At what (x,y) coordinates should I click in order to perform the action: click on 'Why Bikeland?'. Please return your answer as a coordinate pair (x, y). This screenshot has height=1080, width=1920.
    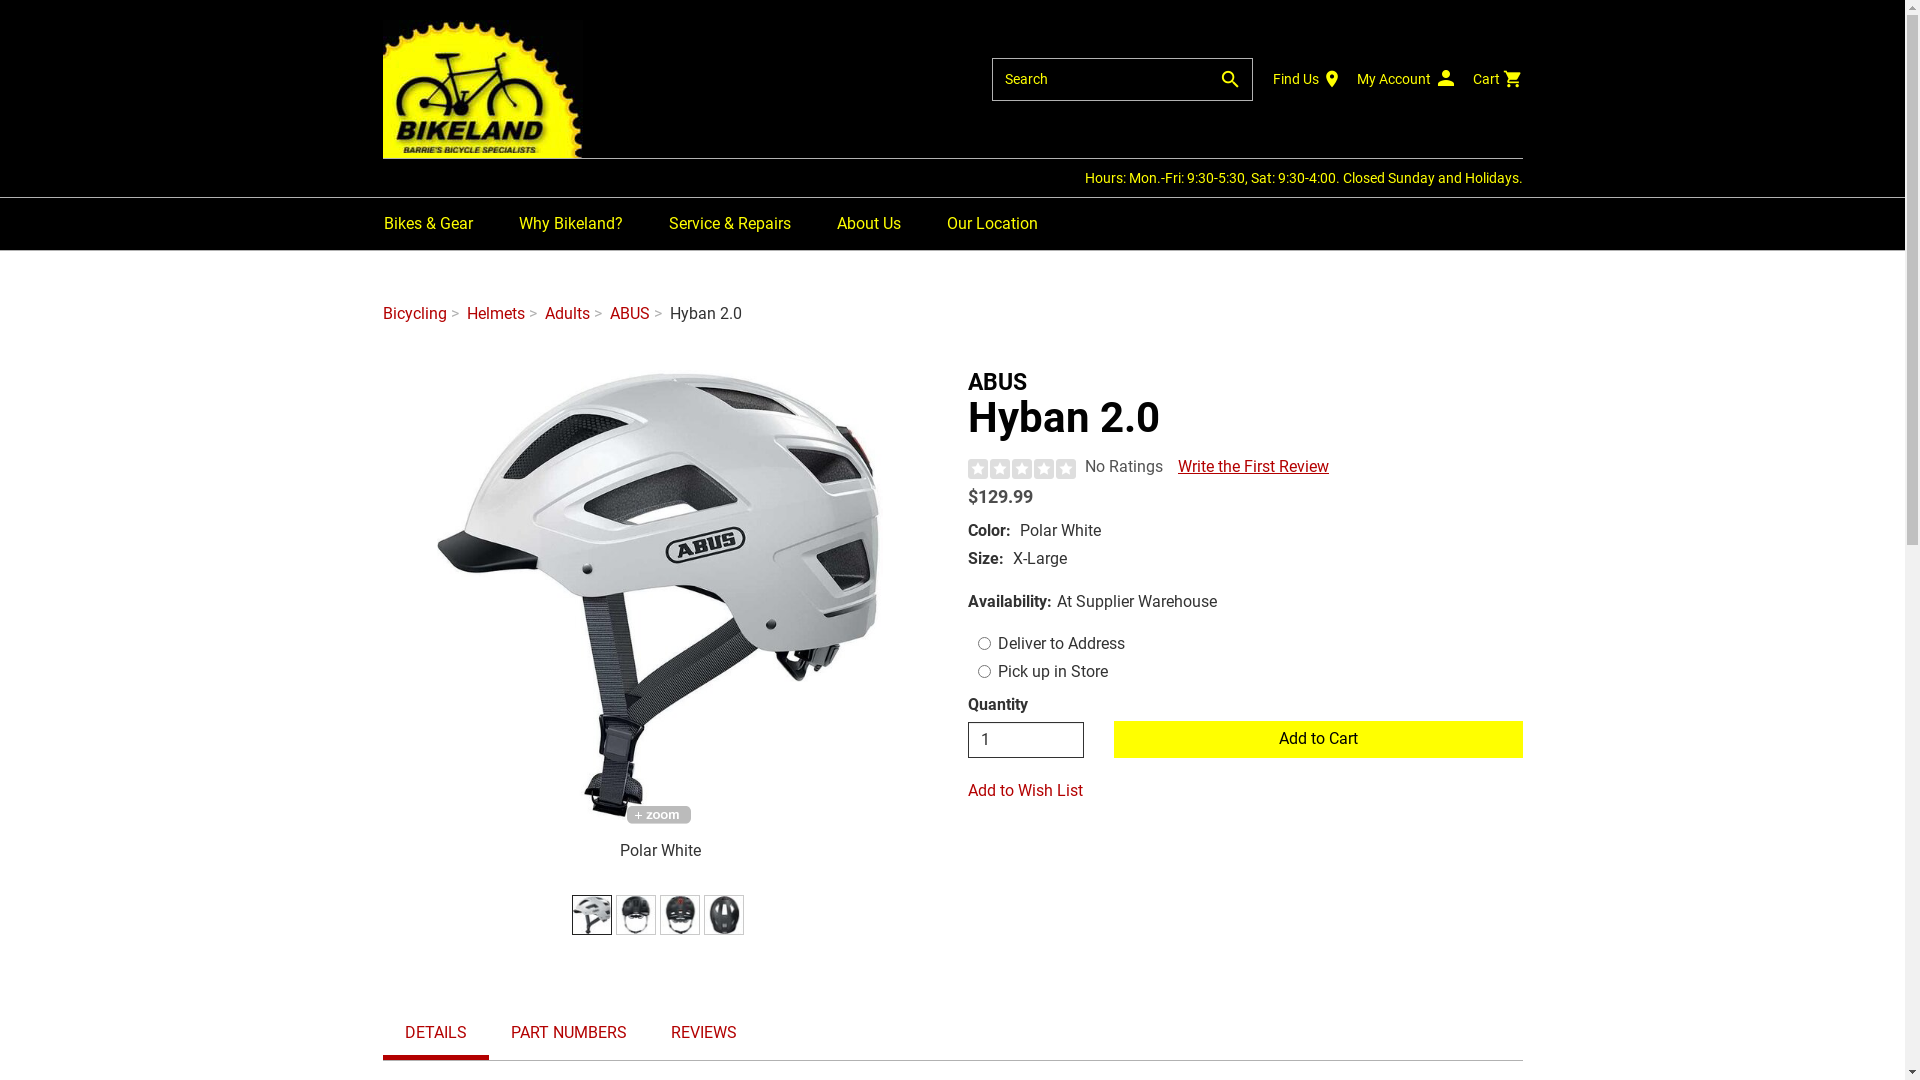
    Looking at the image, I should click on (569, 223).